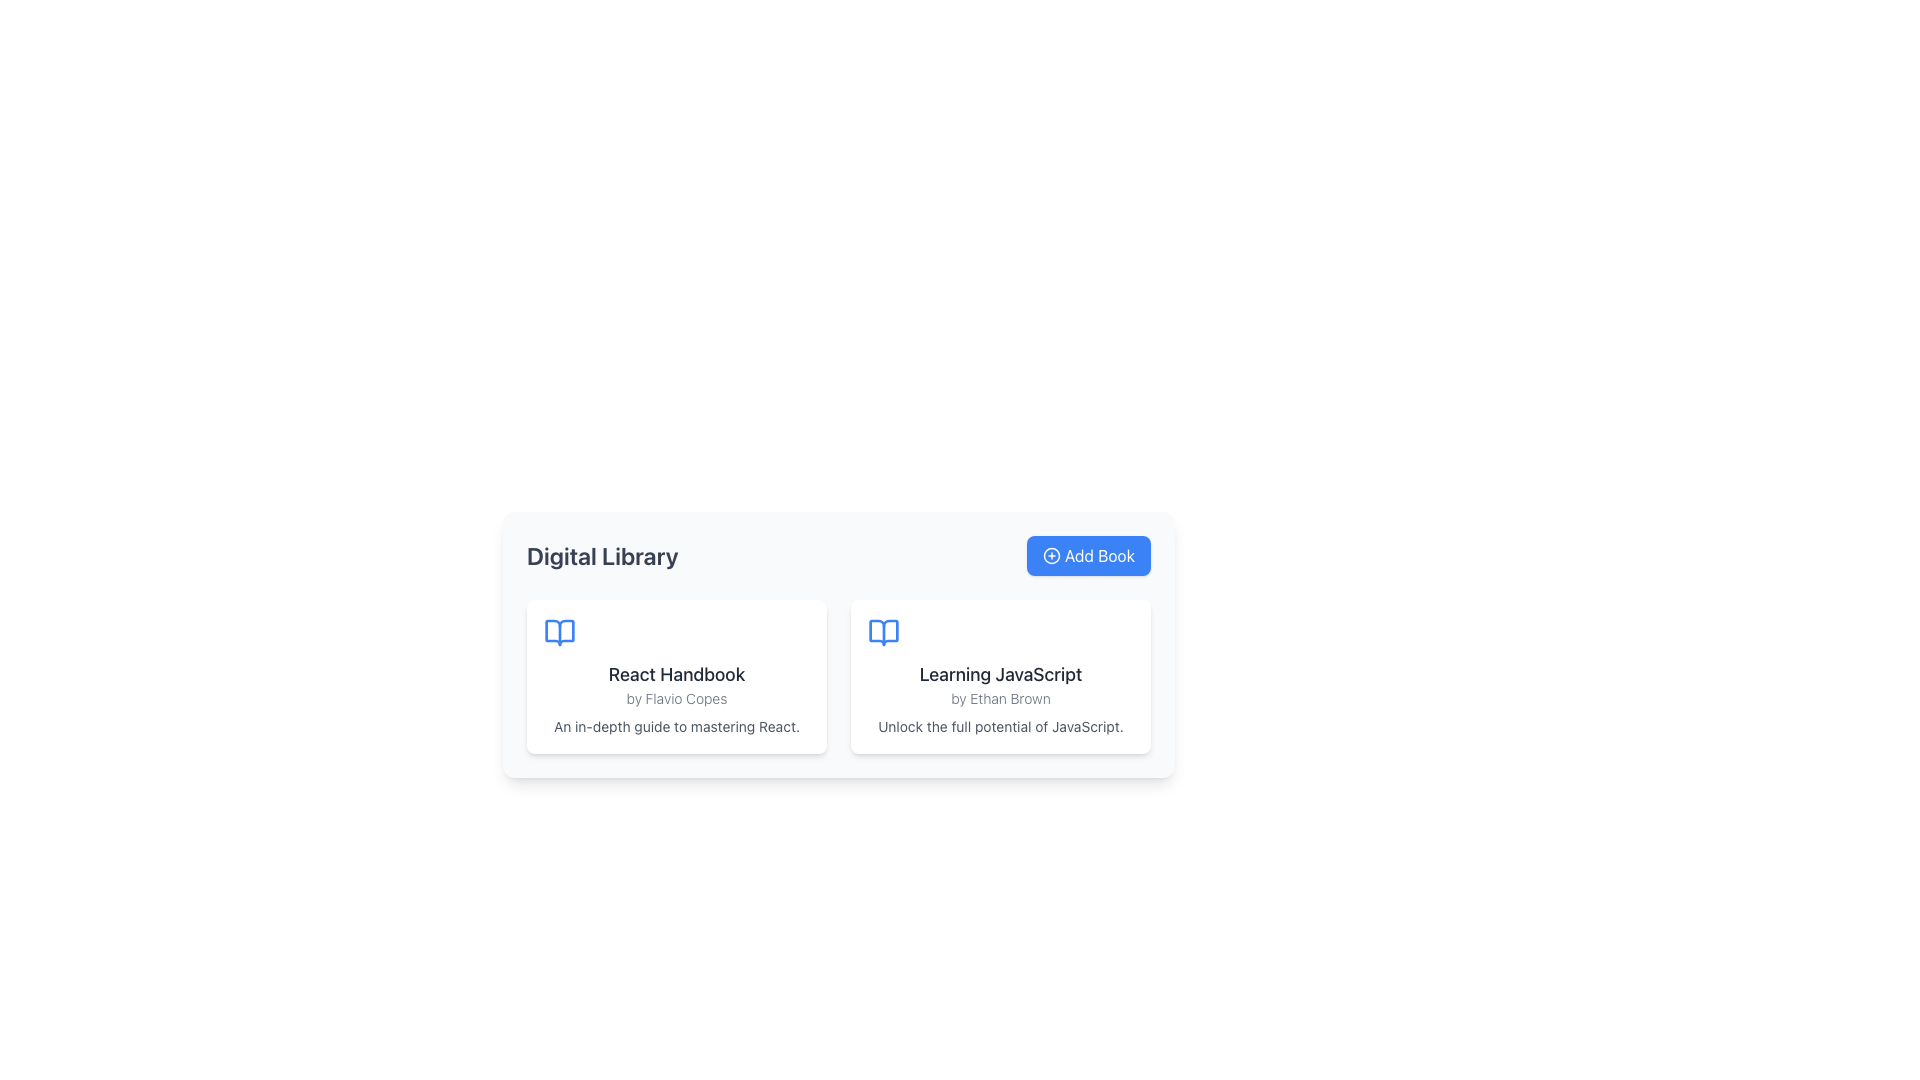  Describe the element at coordinates (676, 676) in the screenshot. I see `the 'React Handbook' card` at that location.